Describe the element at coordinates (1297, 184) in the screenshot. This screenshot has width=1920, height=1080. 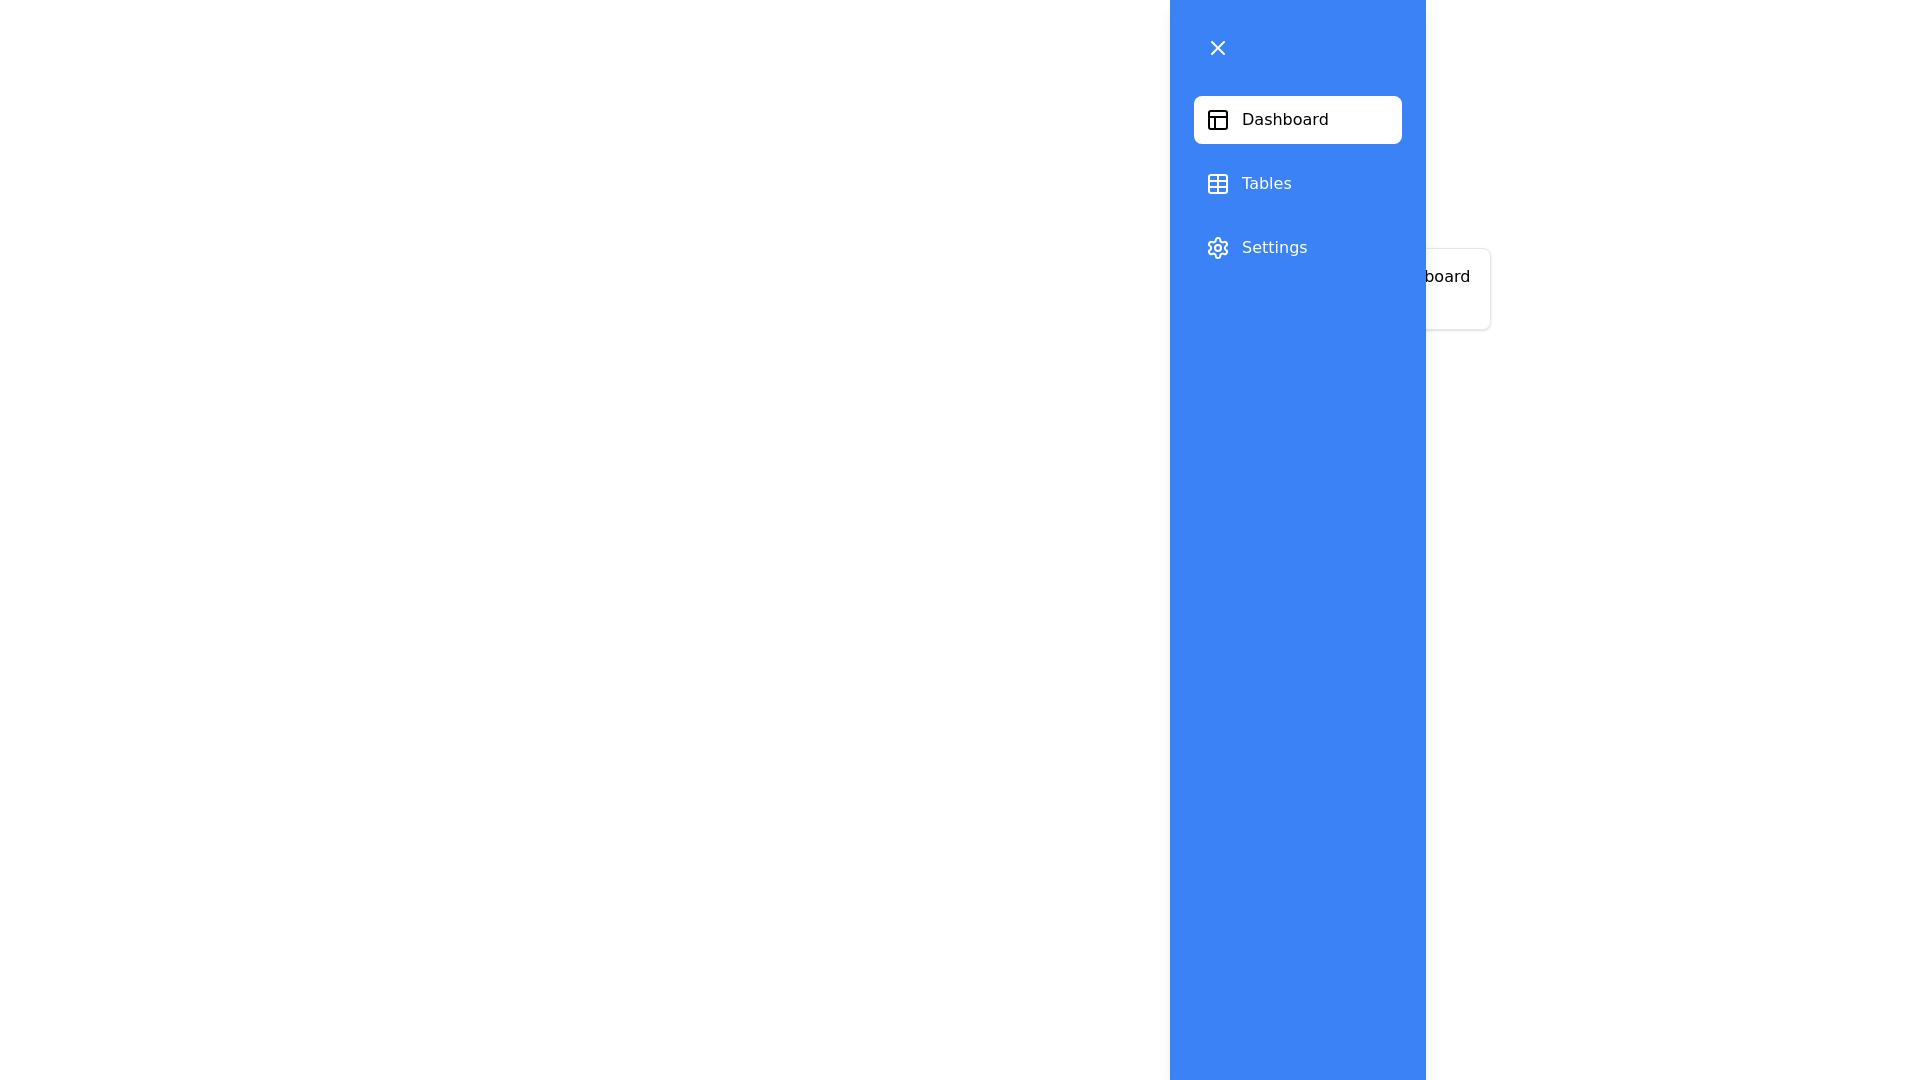
I see `the section labeled 'Tables' to observe the hover effect` at that location.